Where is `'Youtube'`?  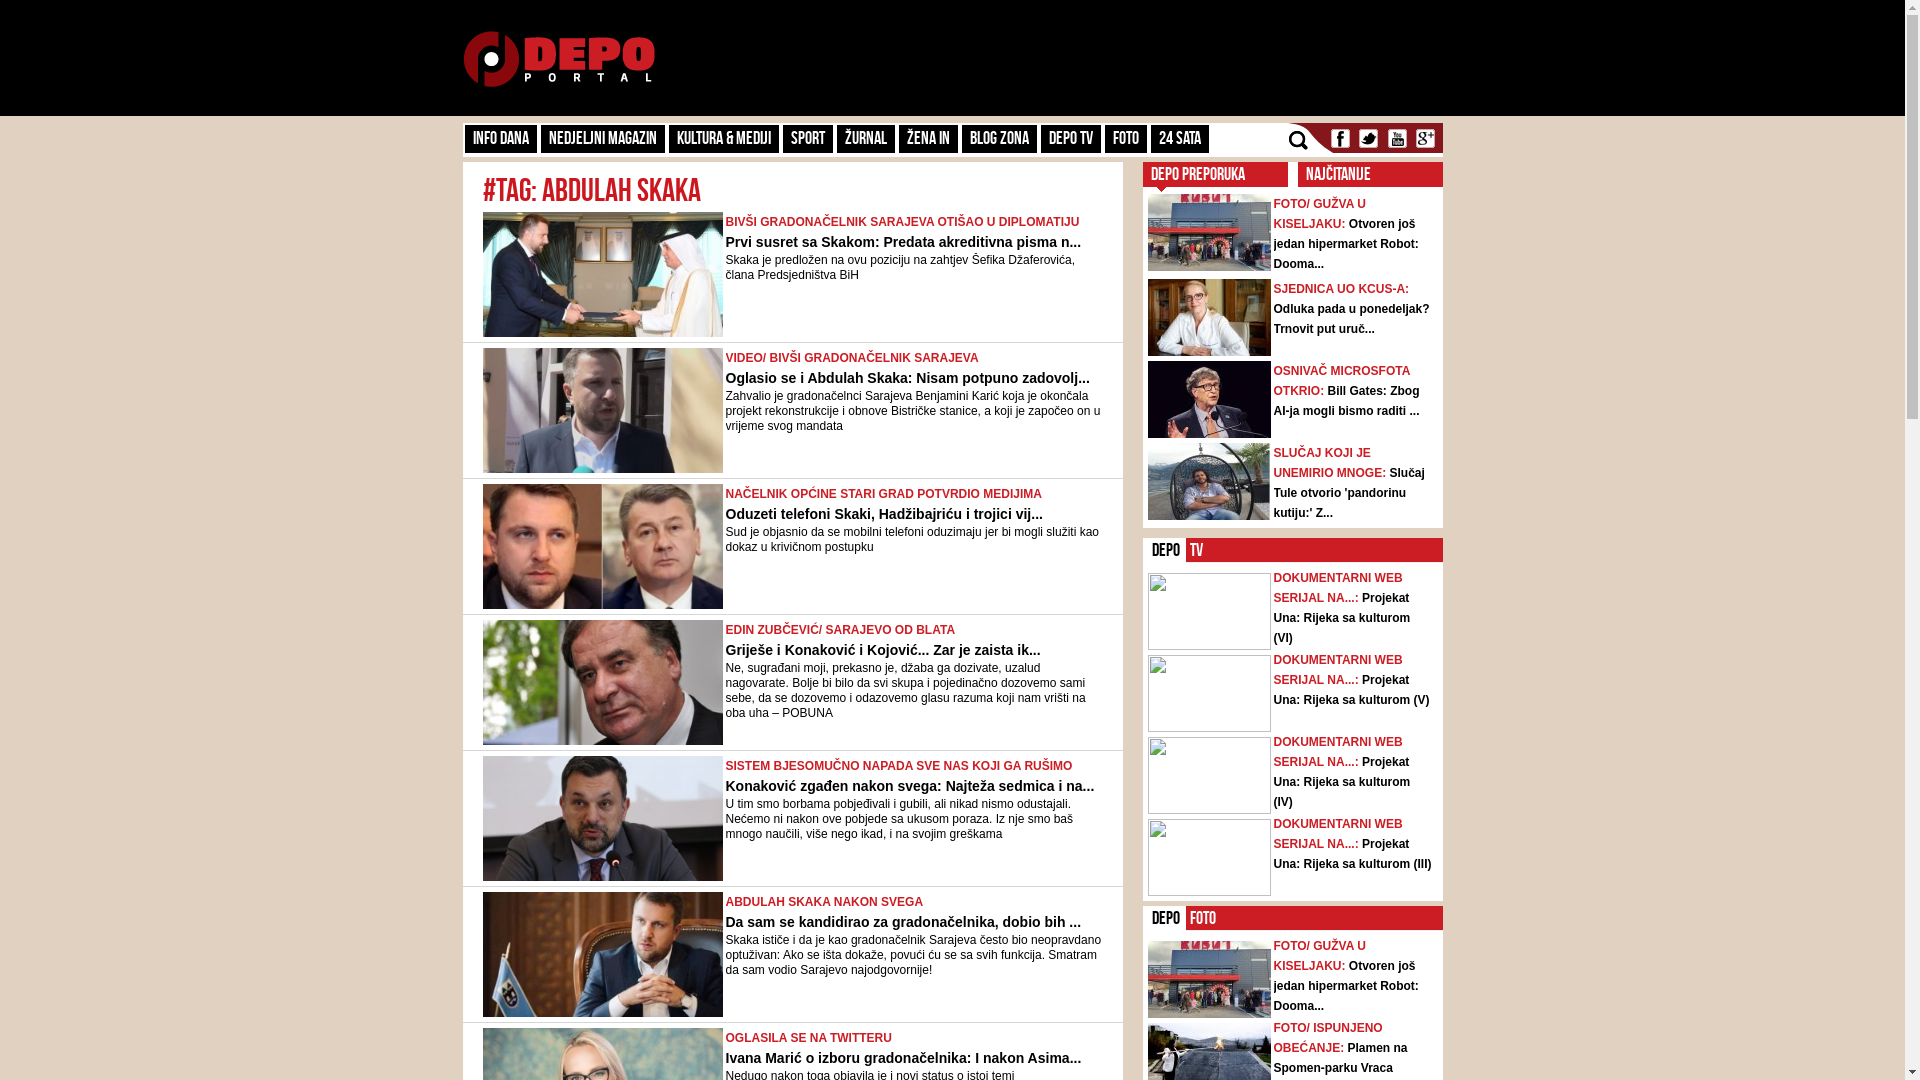
'Youtube' is located at coordinates (1395, 137).